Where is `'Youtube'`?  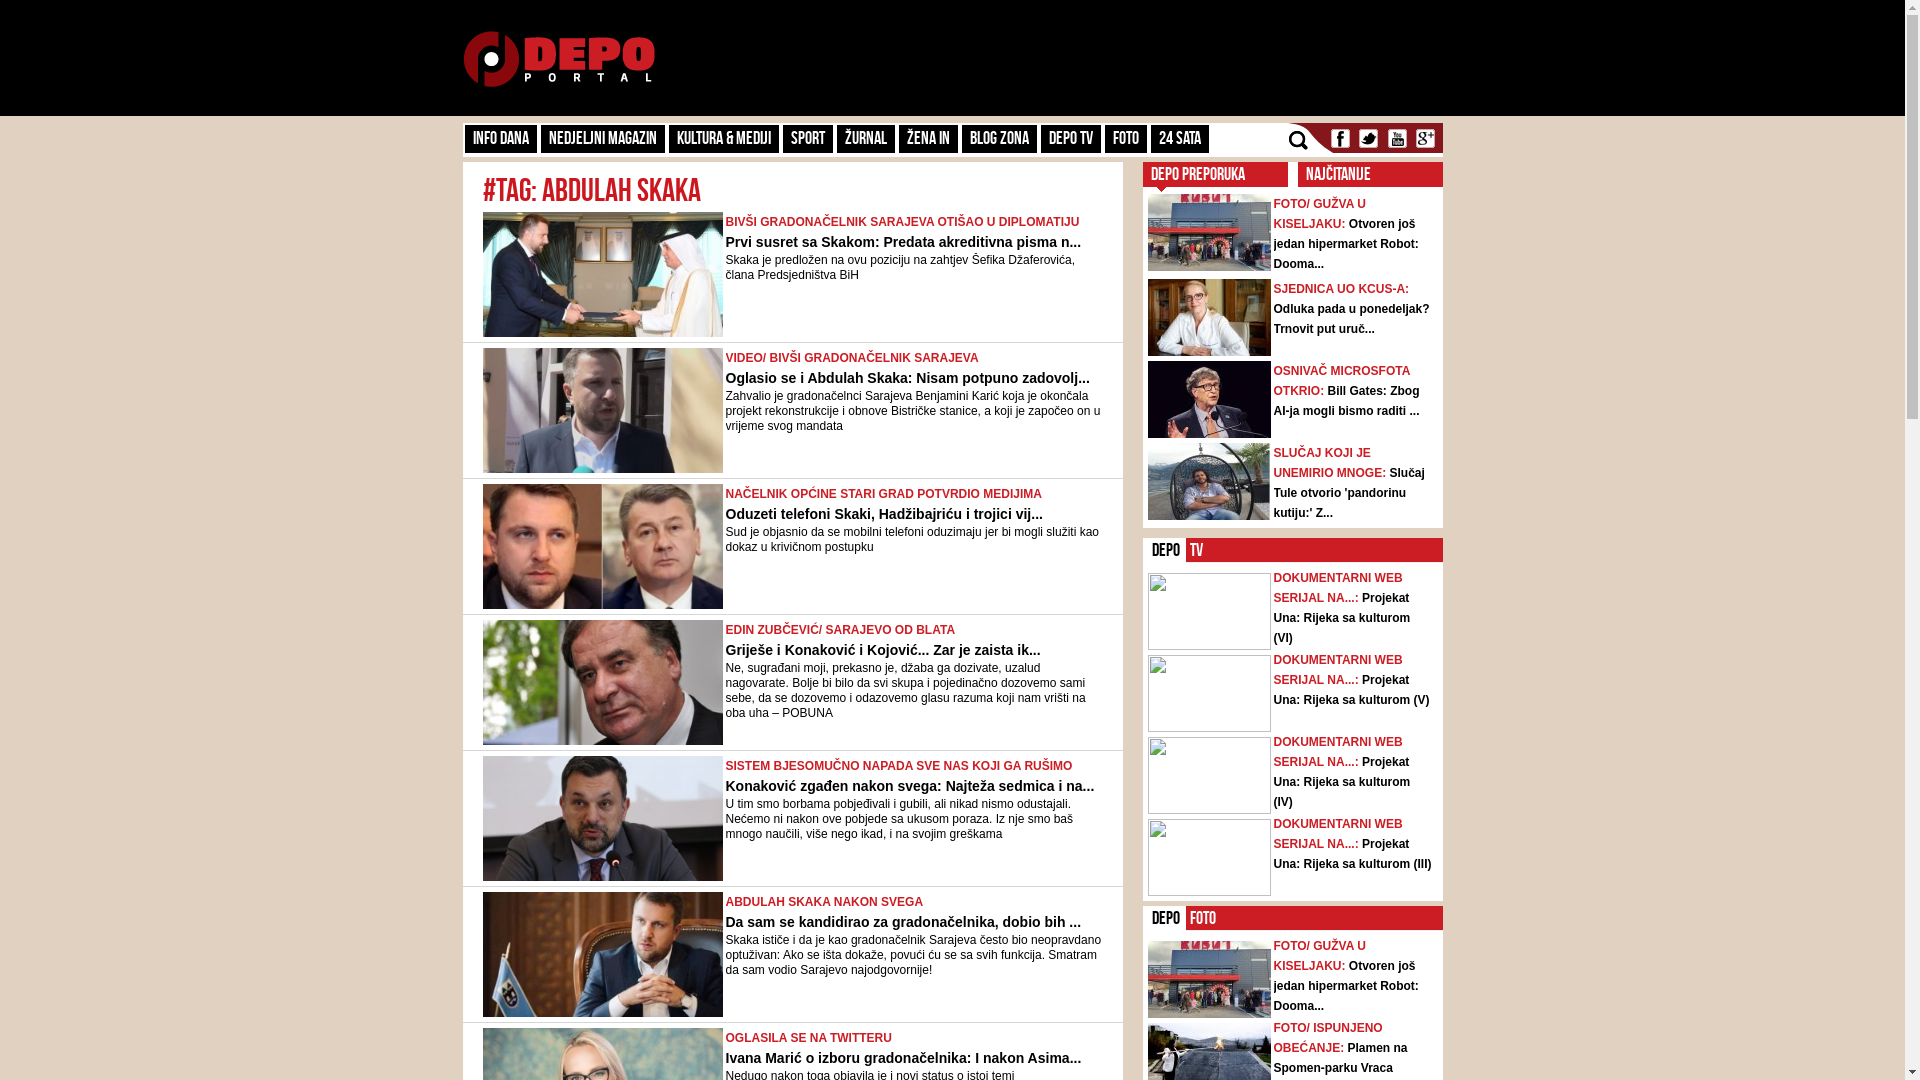
'Youtube' is located at coordinates (1395, 137).